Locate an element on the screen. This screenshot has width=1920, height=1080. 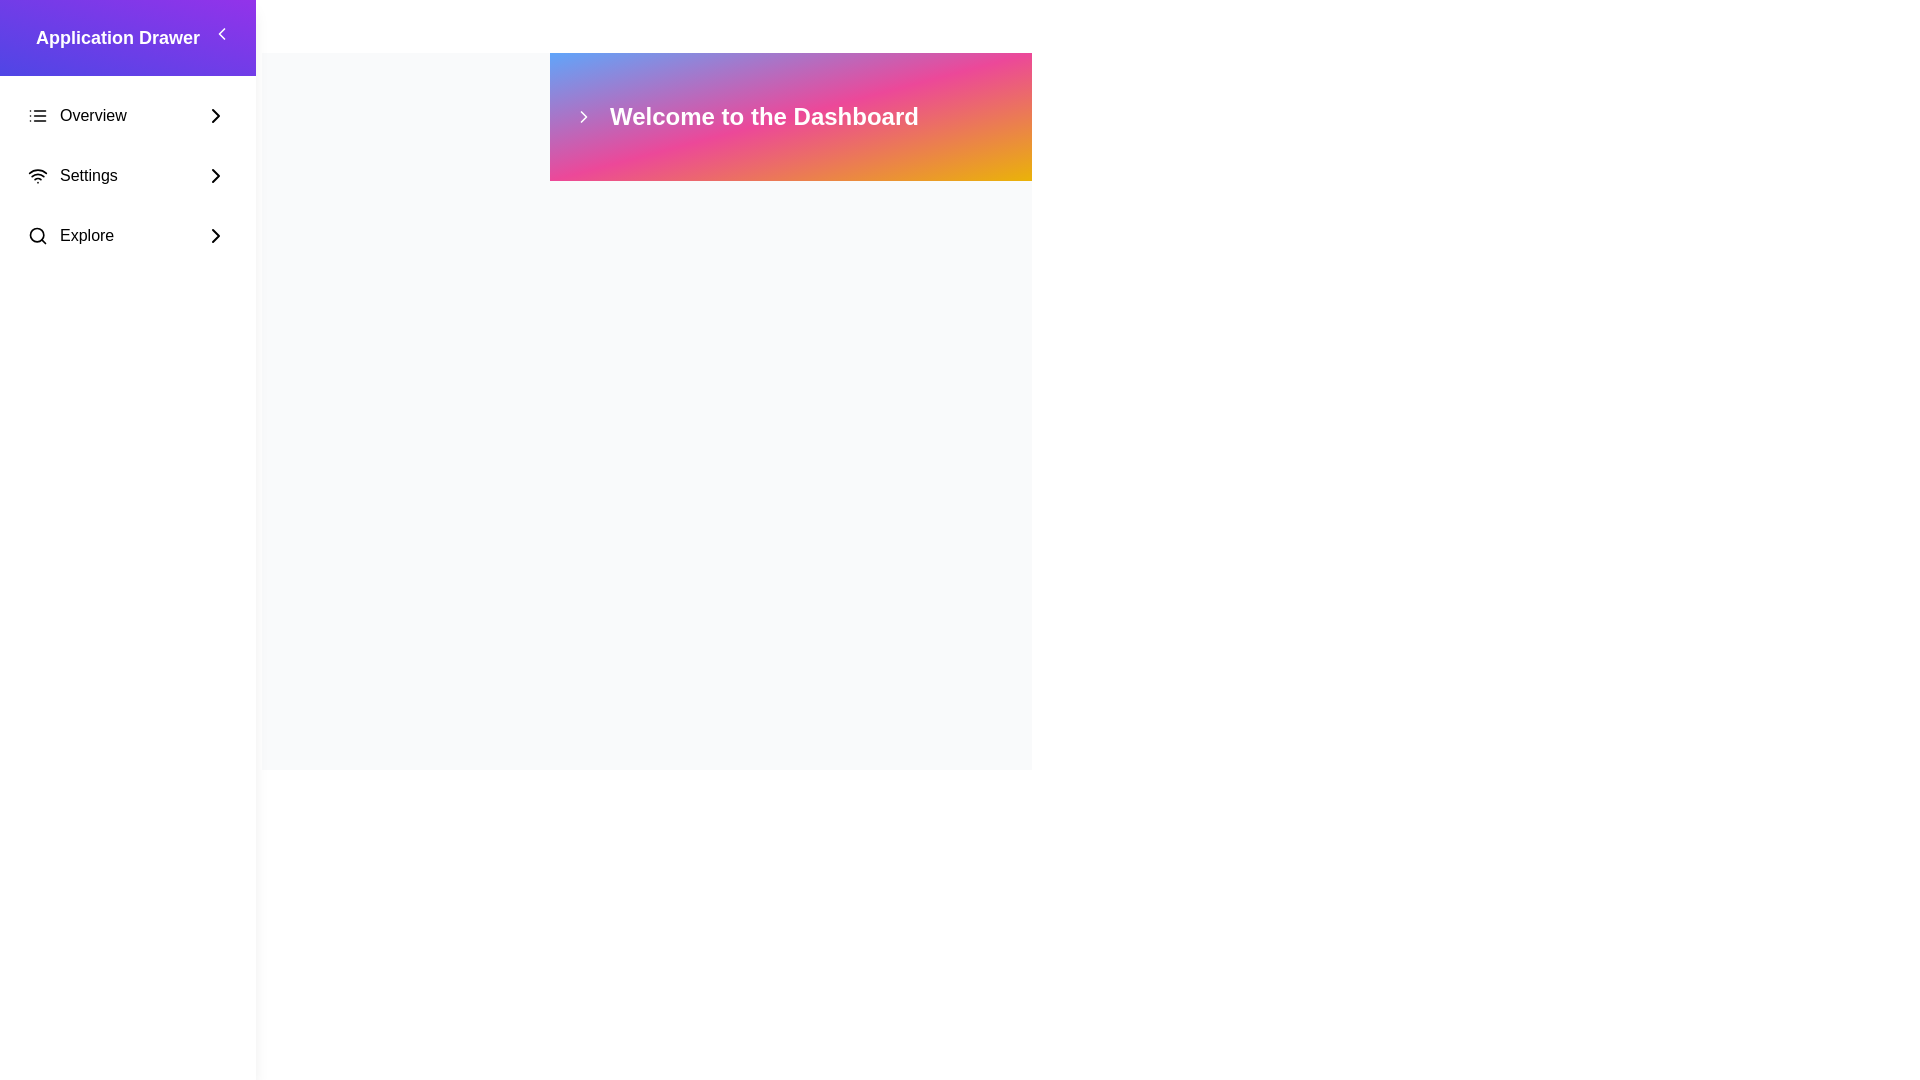
the SVG graphical element representing the circle of the search icon located in the application's sidebar, which is aligned with the 'Explore' menu label is located at coordinates (37, 234).